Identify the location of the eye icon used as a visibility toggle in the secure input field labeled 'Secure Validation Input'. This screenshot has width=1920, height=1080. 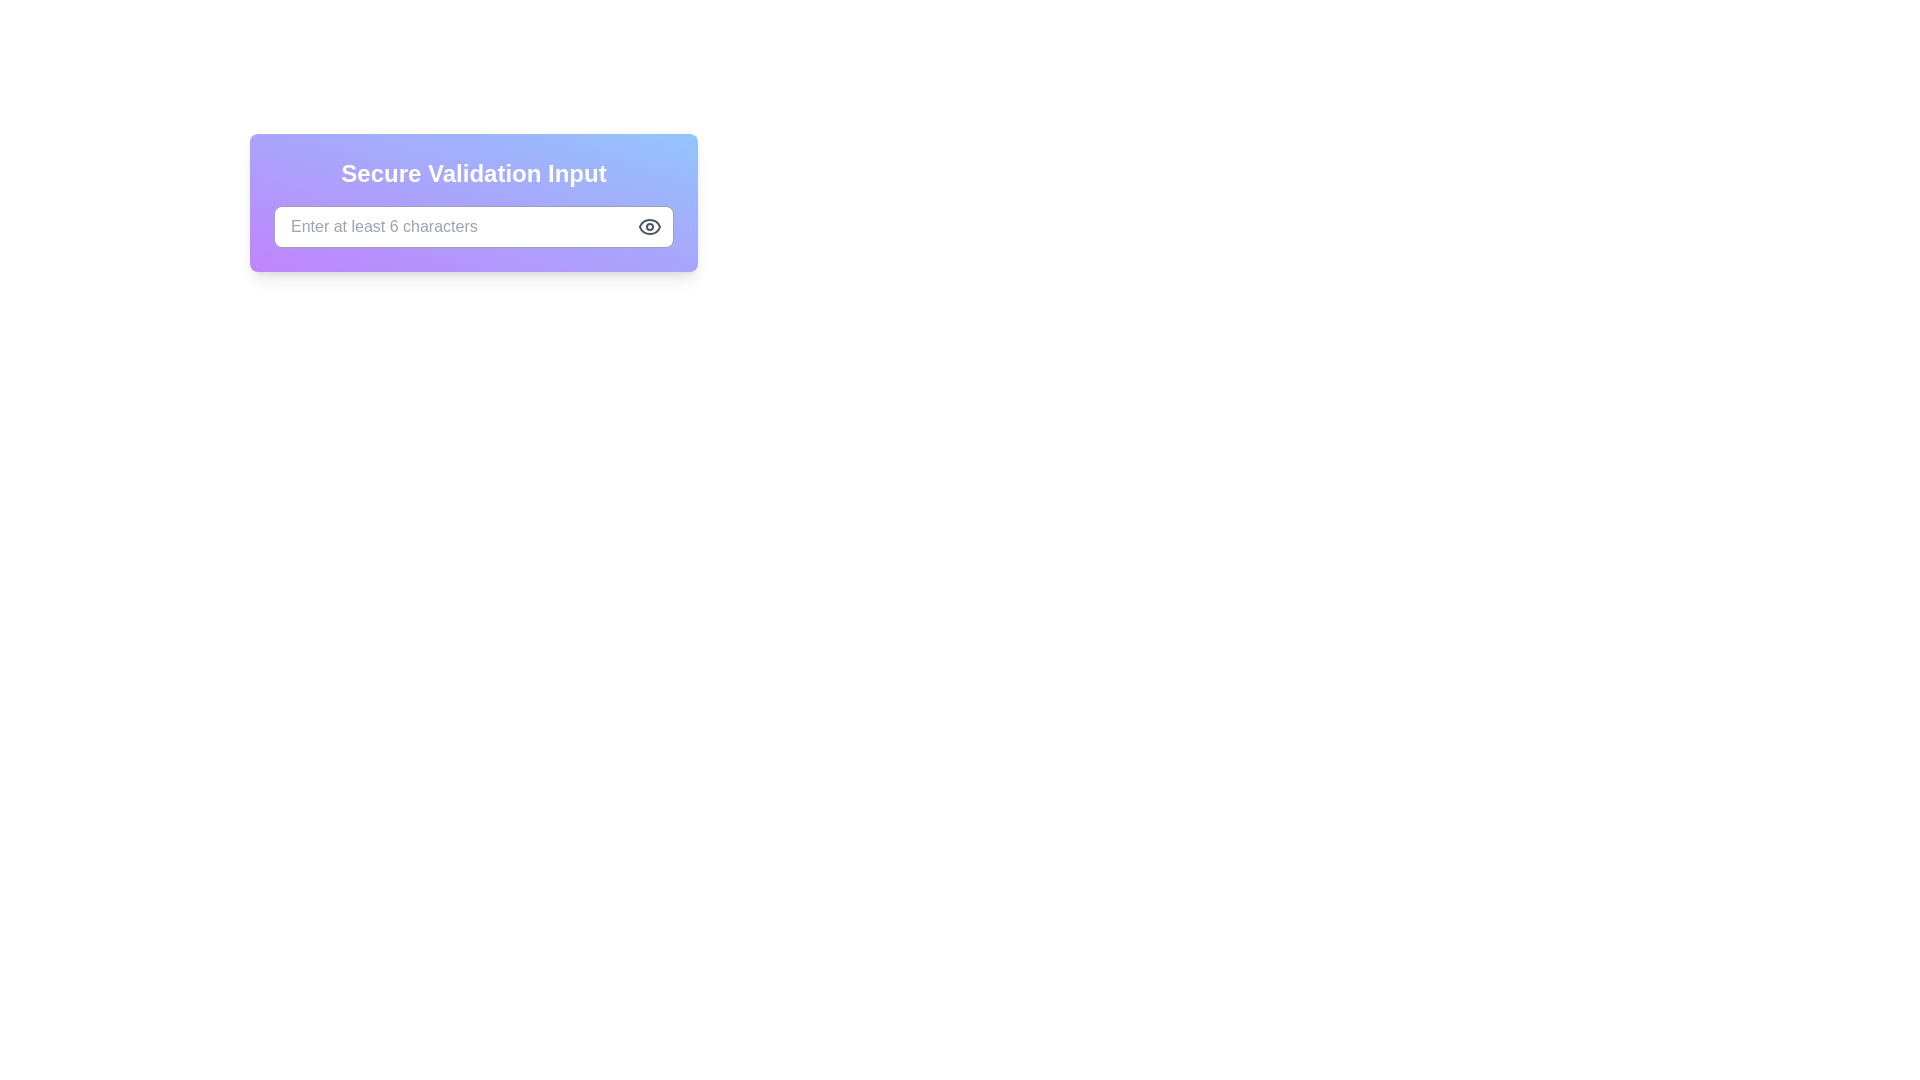
(649, 226).